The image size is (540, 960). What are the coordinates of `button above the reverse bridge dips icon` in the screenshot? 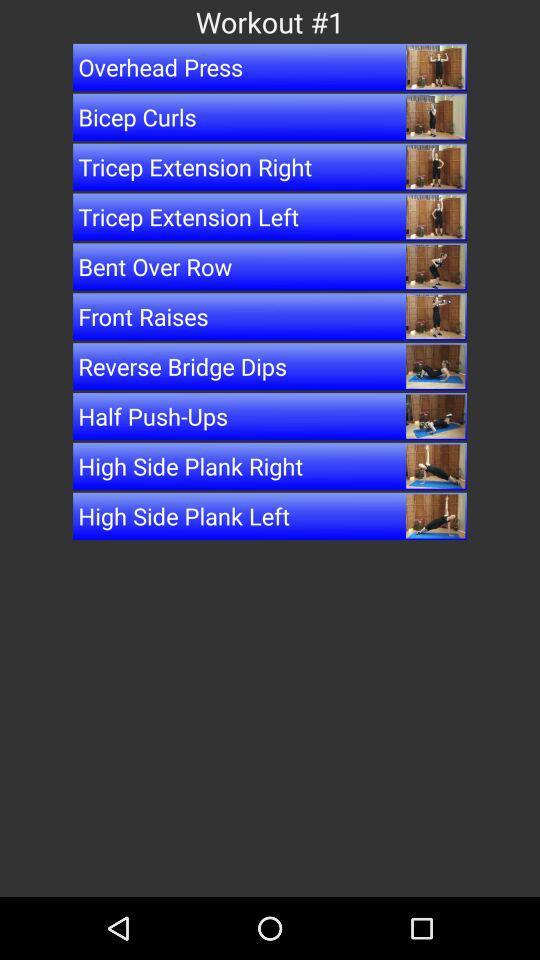 It's located at (270, 316).